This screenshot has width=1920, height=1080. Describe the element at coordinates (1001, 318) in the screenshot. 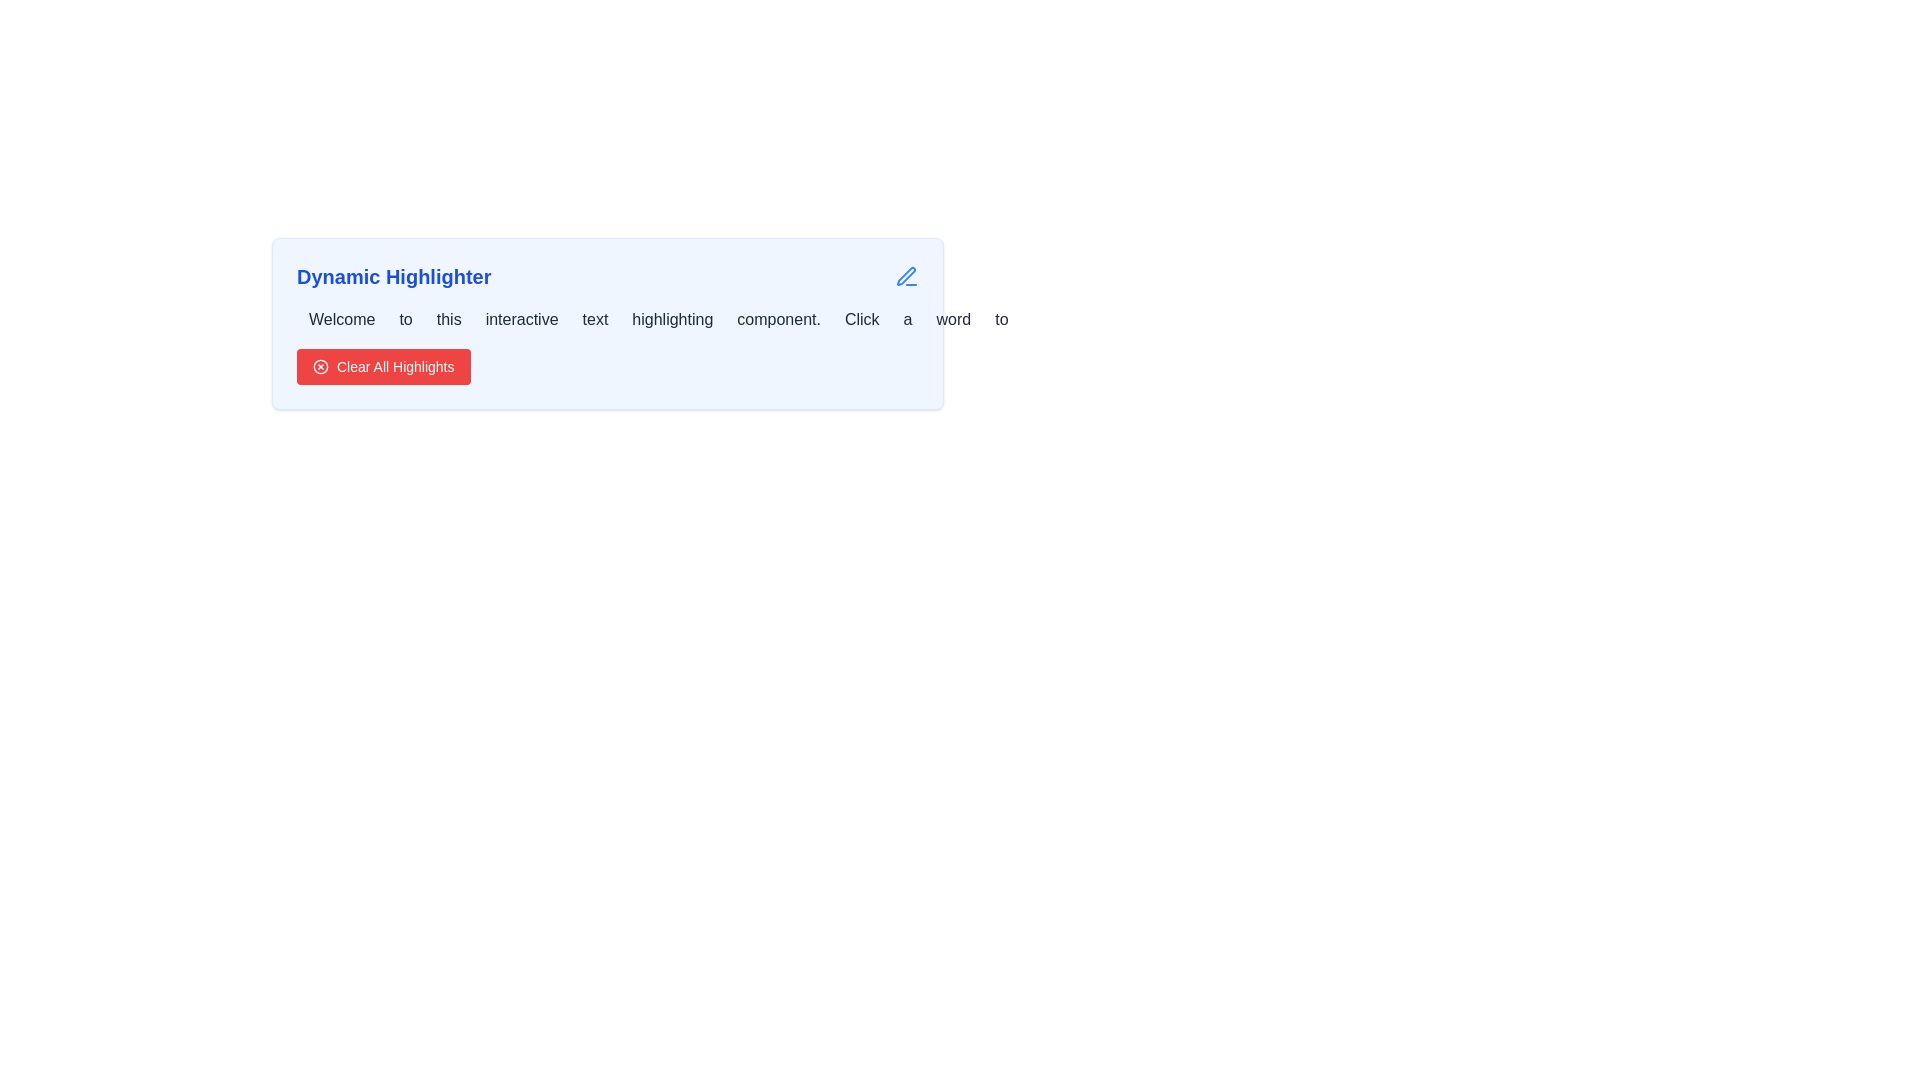

I see `the text element displaying the word 'to', which is the 11th word in the sentence, to enhance its visibility` at that location.